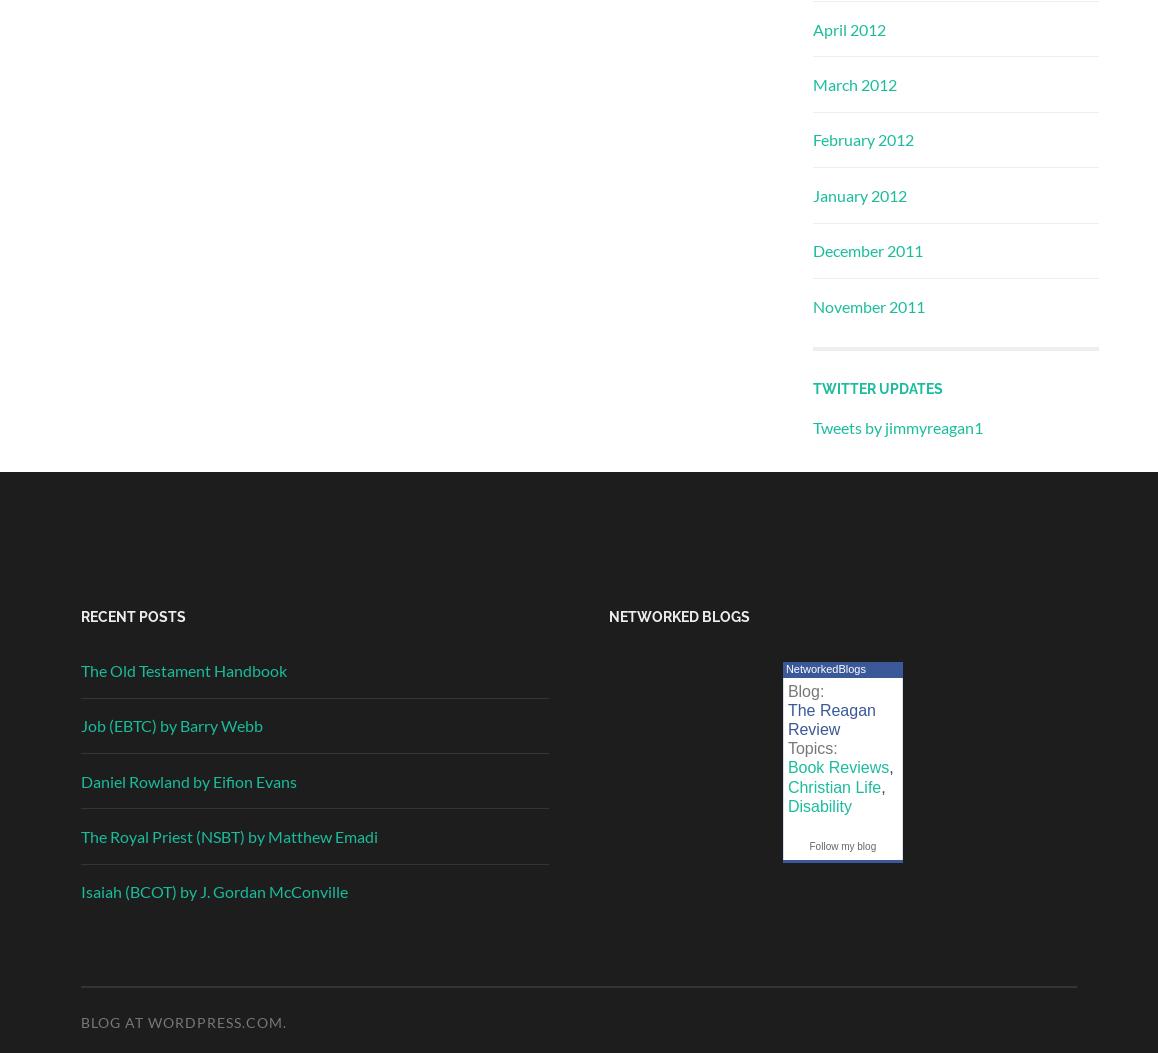 This screenshot has height=1053, width=1158. I want to click on 'Tweets by jimmyreagan1', so click(898, 426).